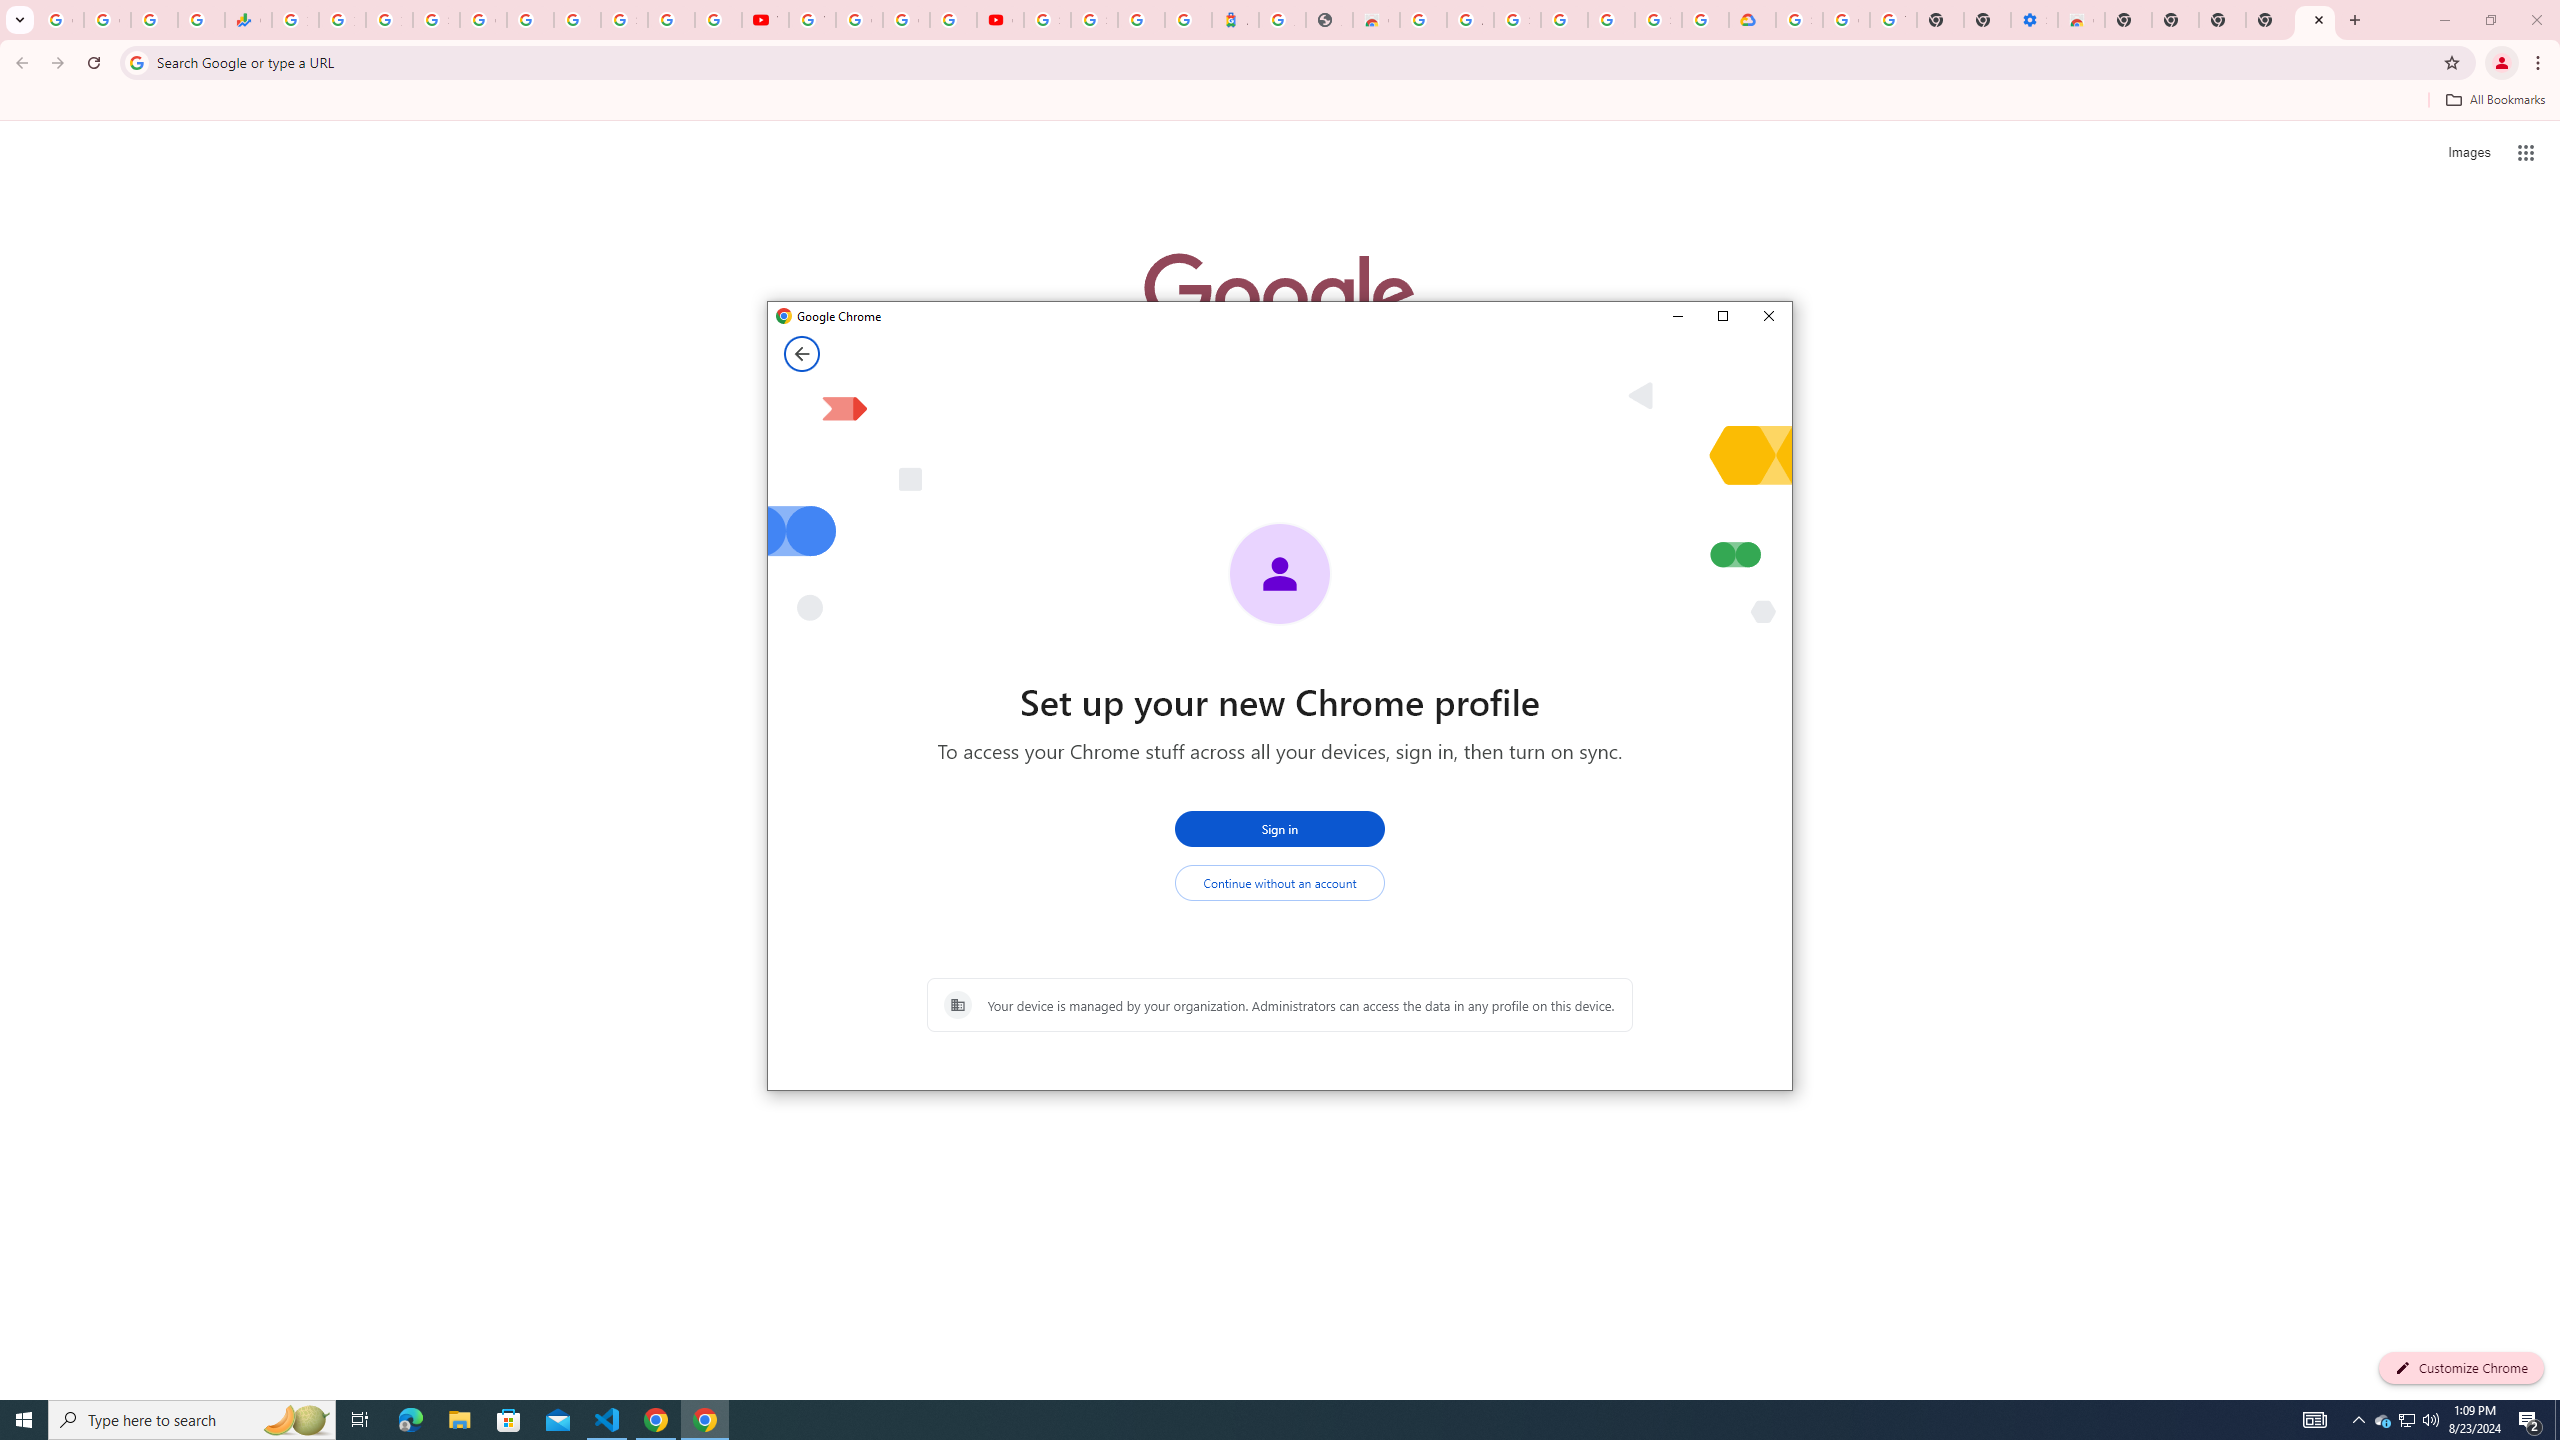 The width and height of the screenshot is (2560, 1440). What do you see at coordinates (2429, 1418) in the screenshot?
I see `'Q2790: 100%'` at bounding box center [2429, 1418].